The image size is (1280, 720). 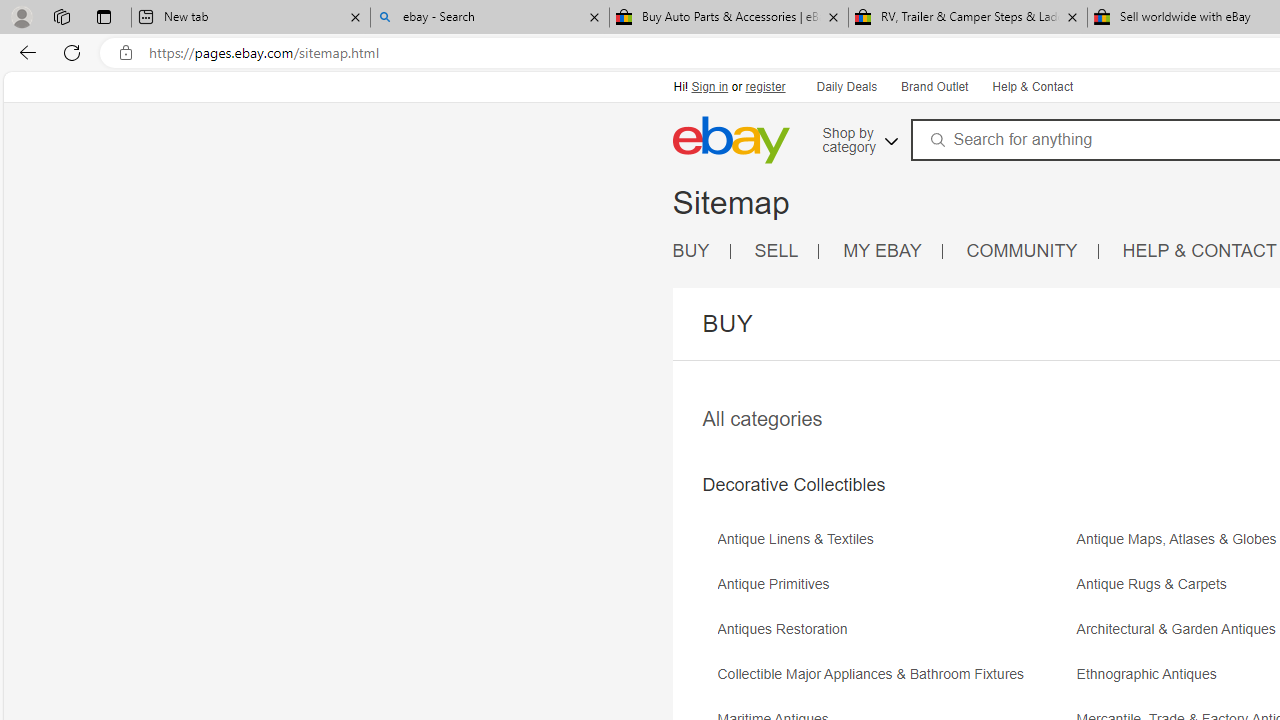 What do you see at coordinates (858, 136) in the screenshot?
I see `'Shop by category'` at bounding box center [858, 136].